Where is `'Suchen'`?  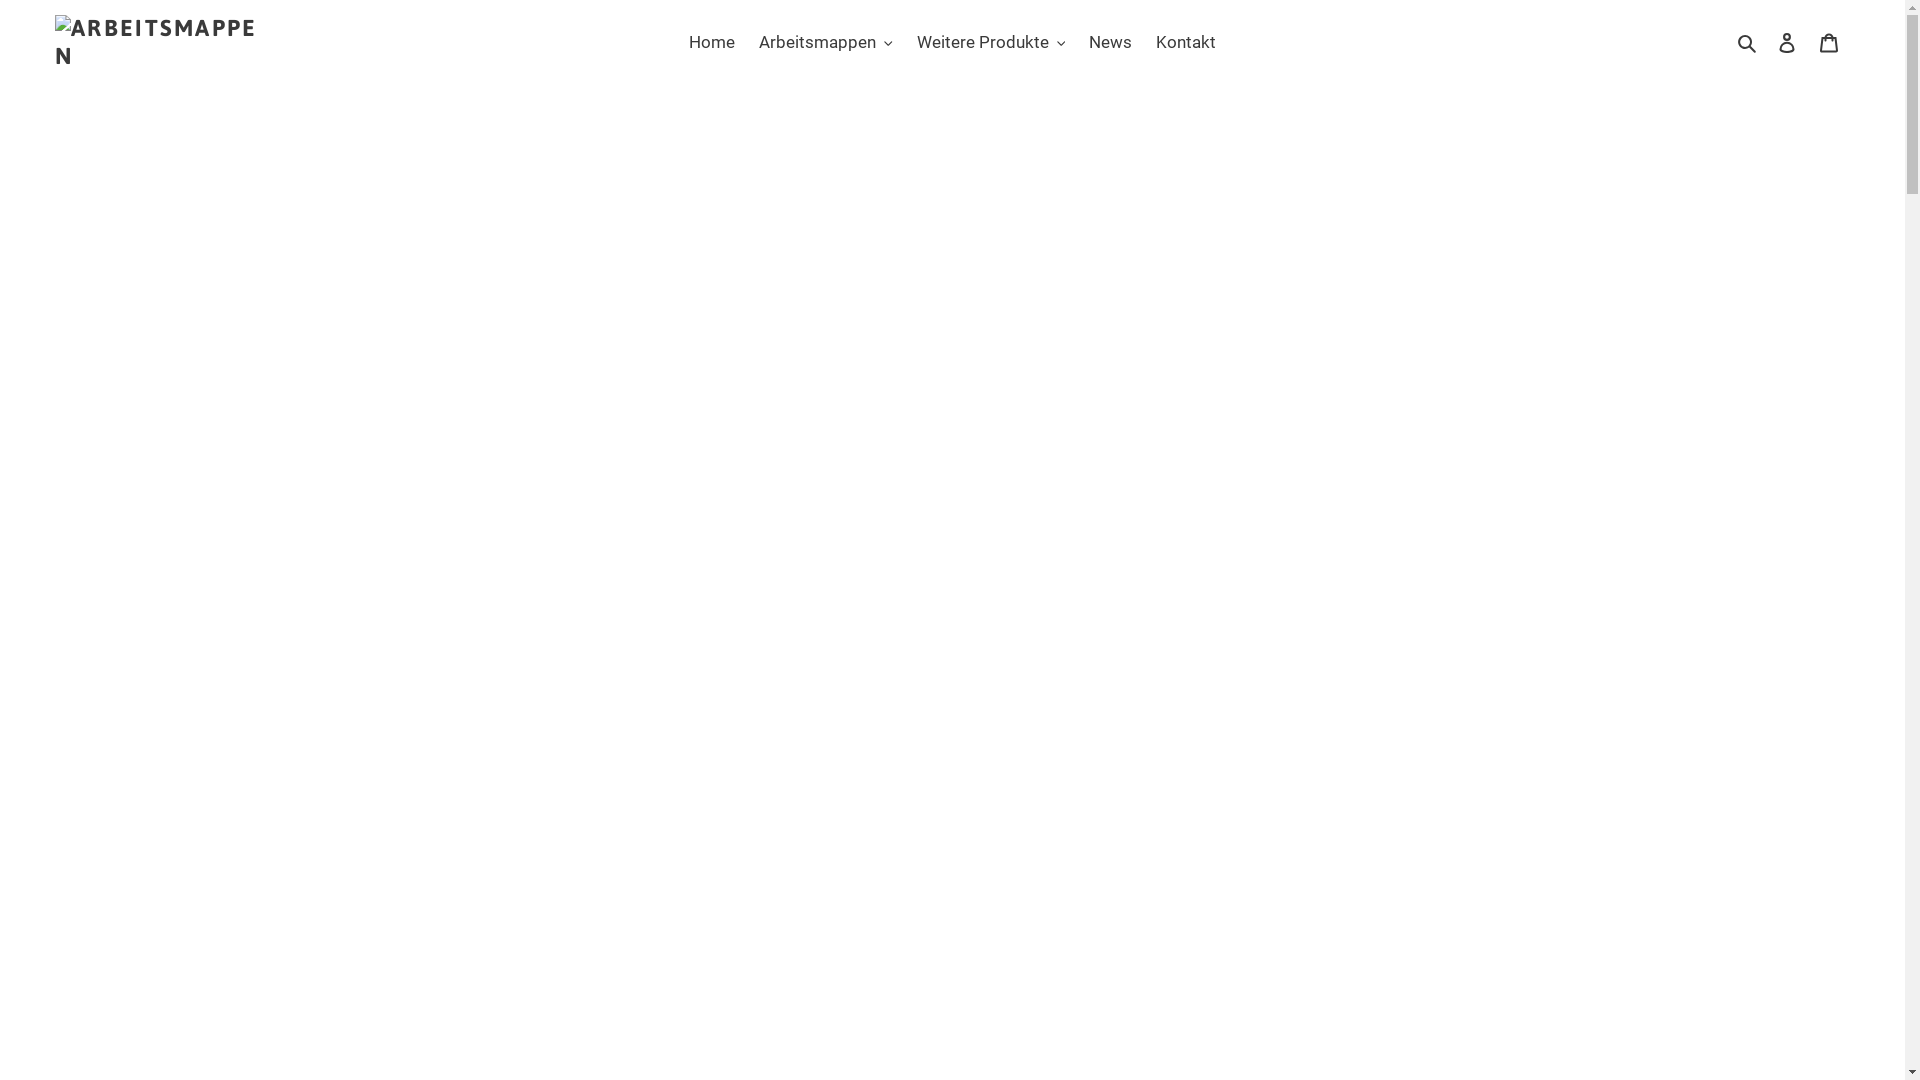 'Suchen' is located at coordinates (1747, 42).